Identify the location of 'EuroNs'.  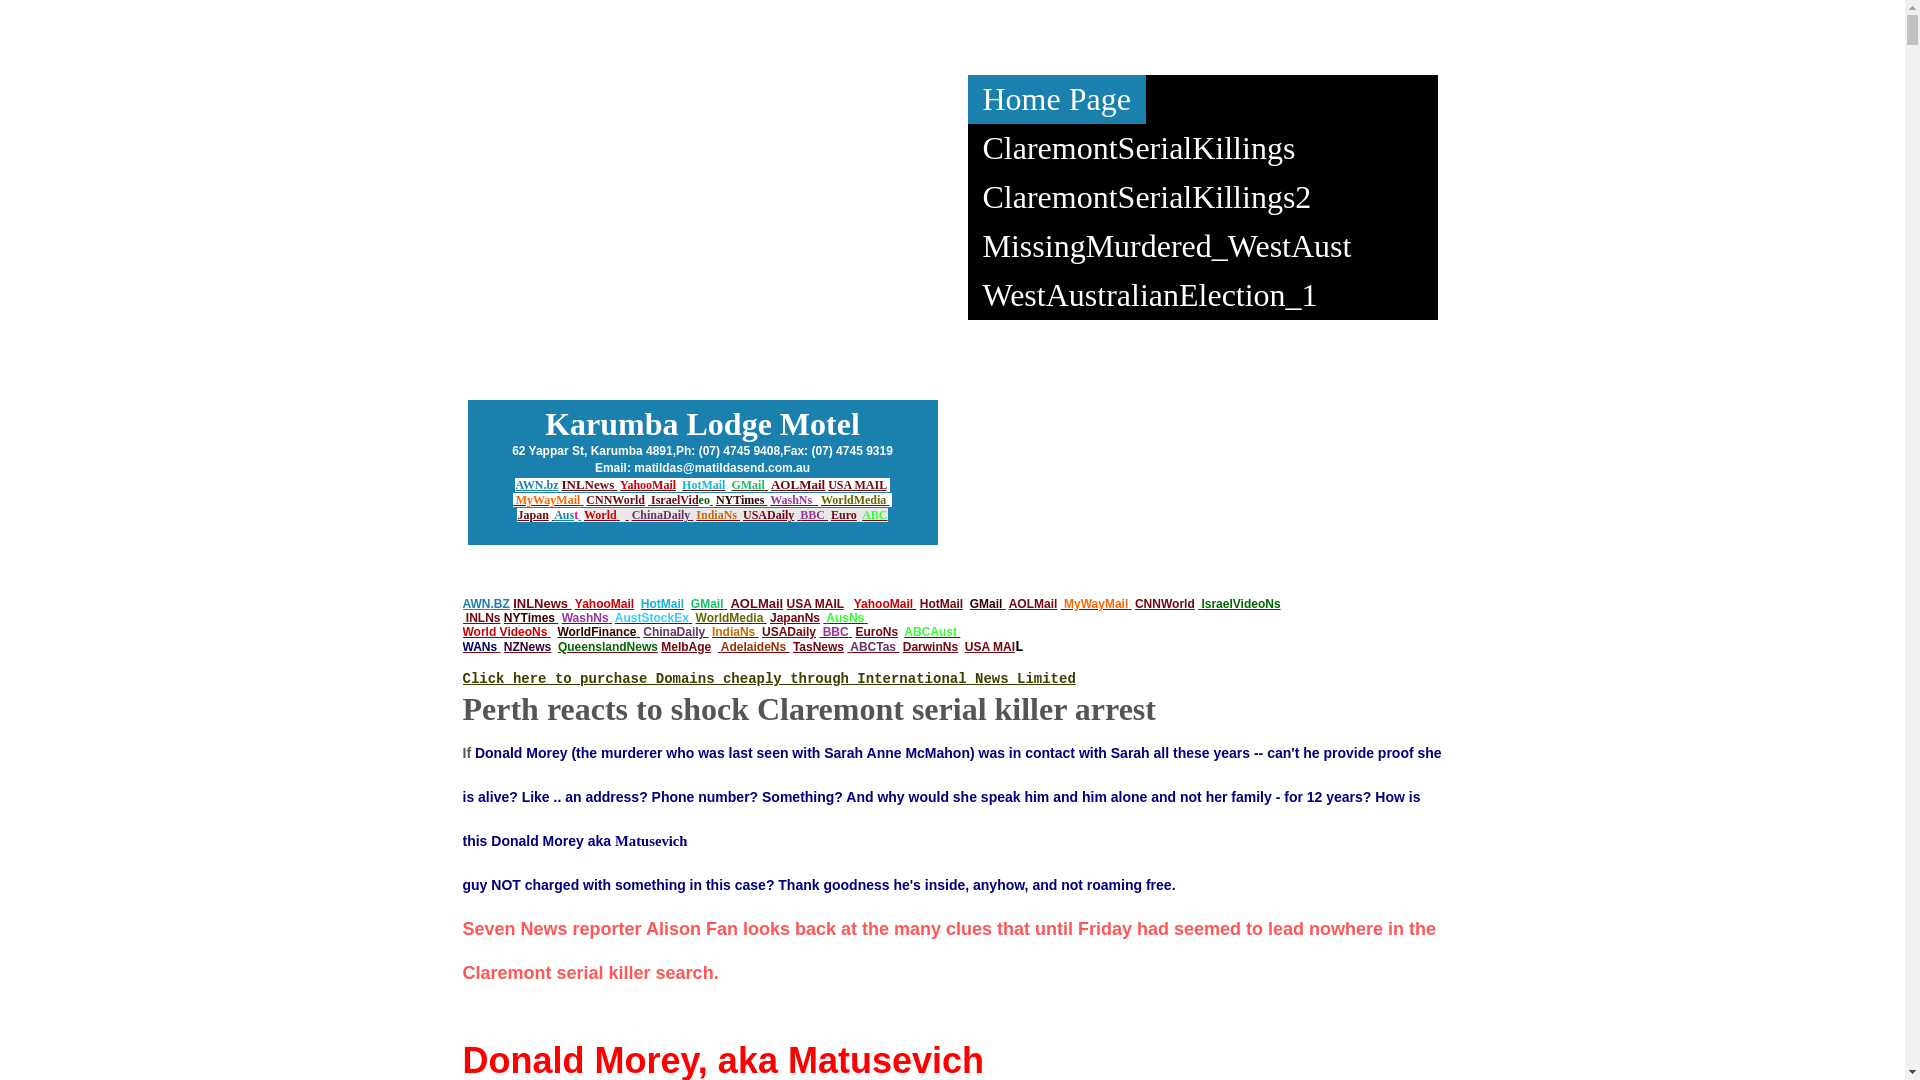
(876, 632).